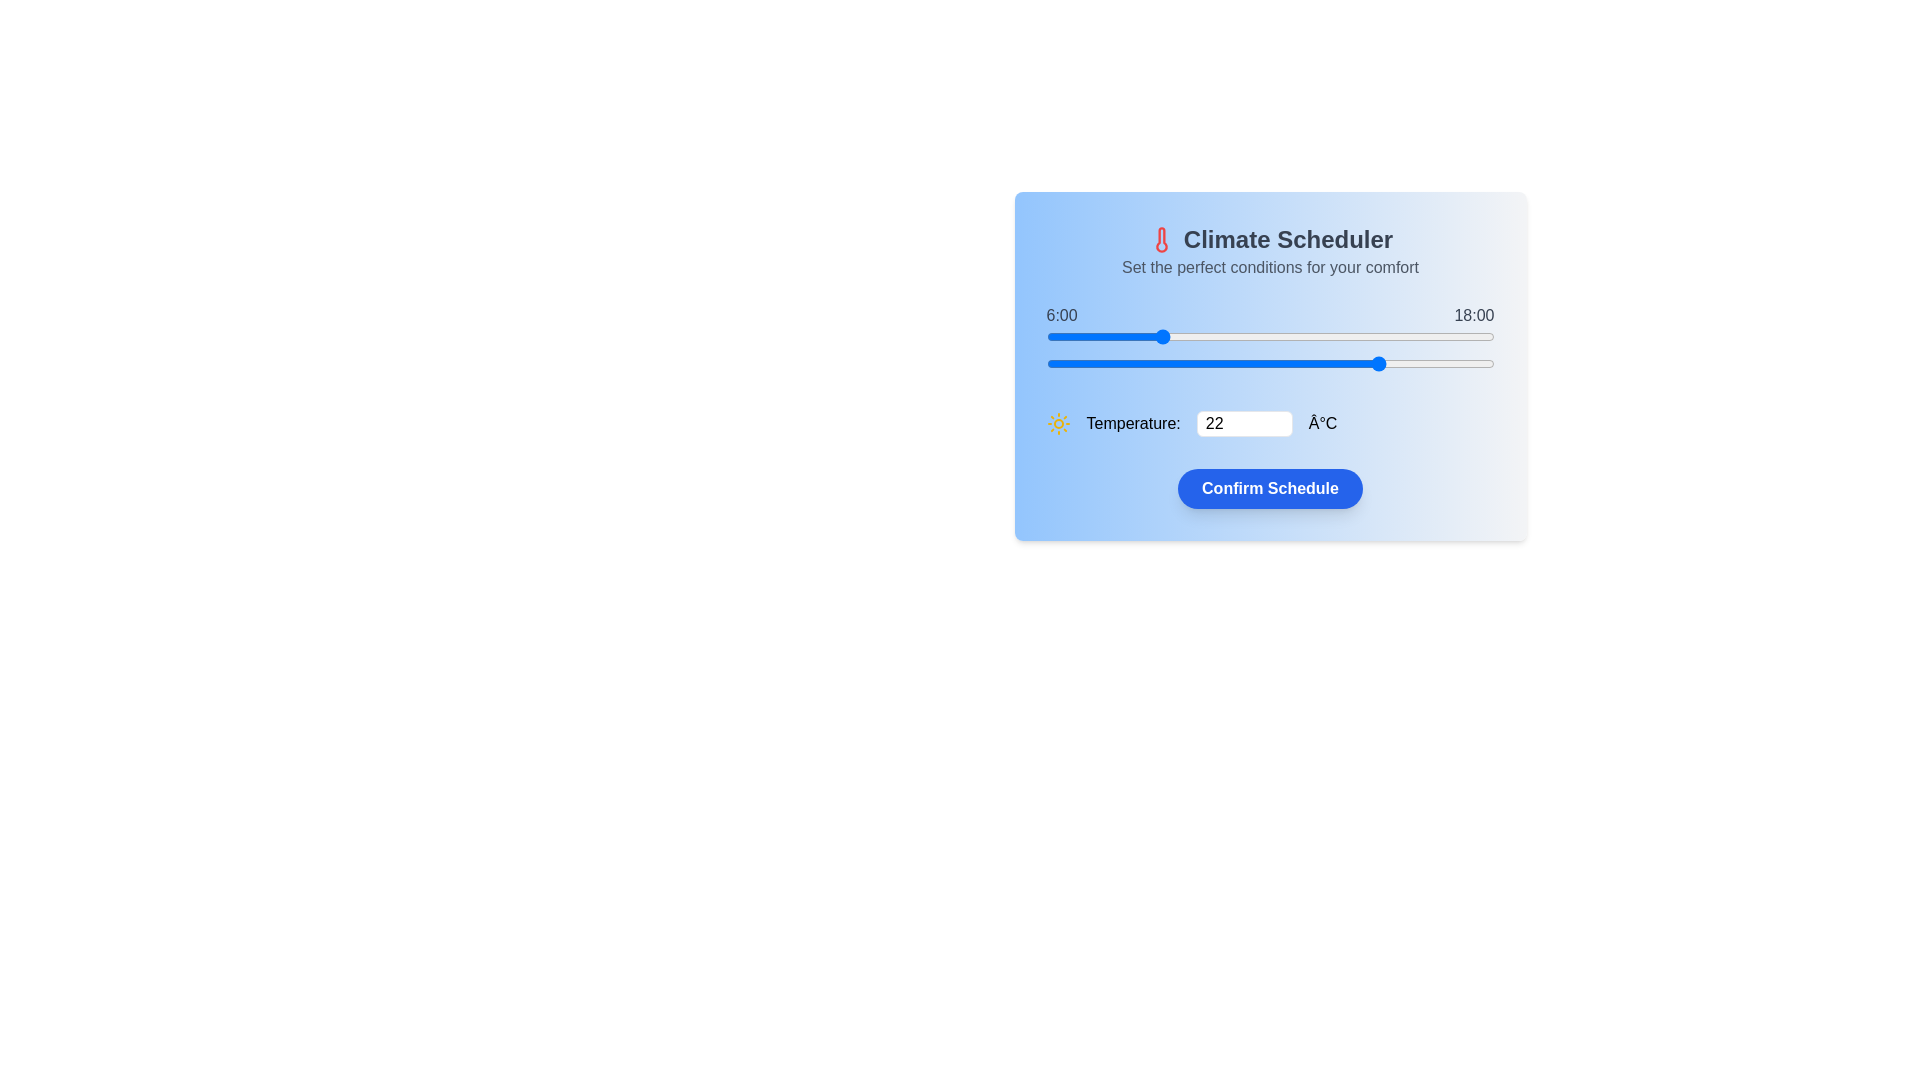 This screenshot has width=1920, height=1080. Describe the element at coordinates (1326, 335) in the screenshot. I see `the time on the slider` at that location.